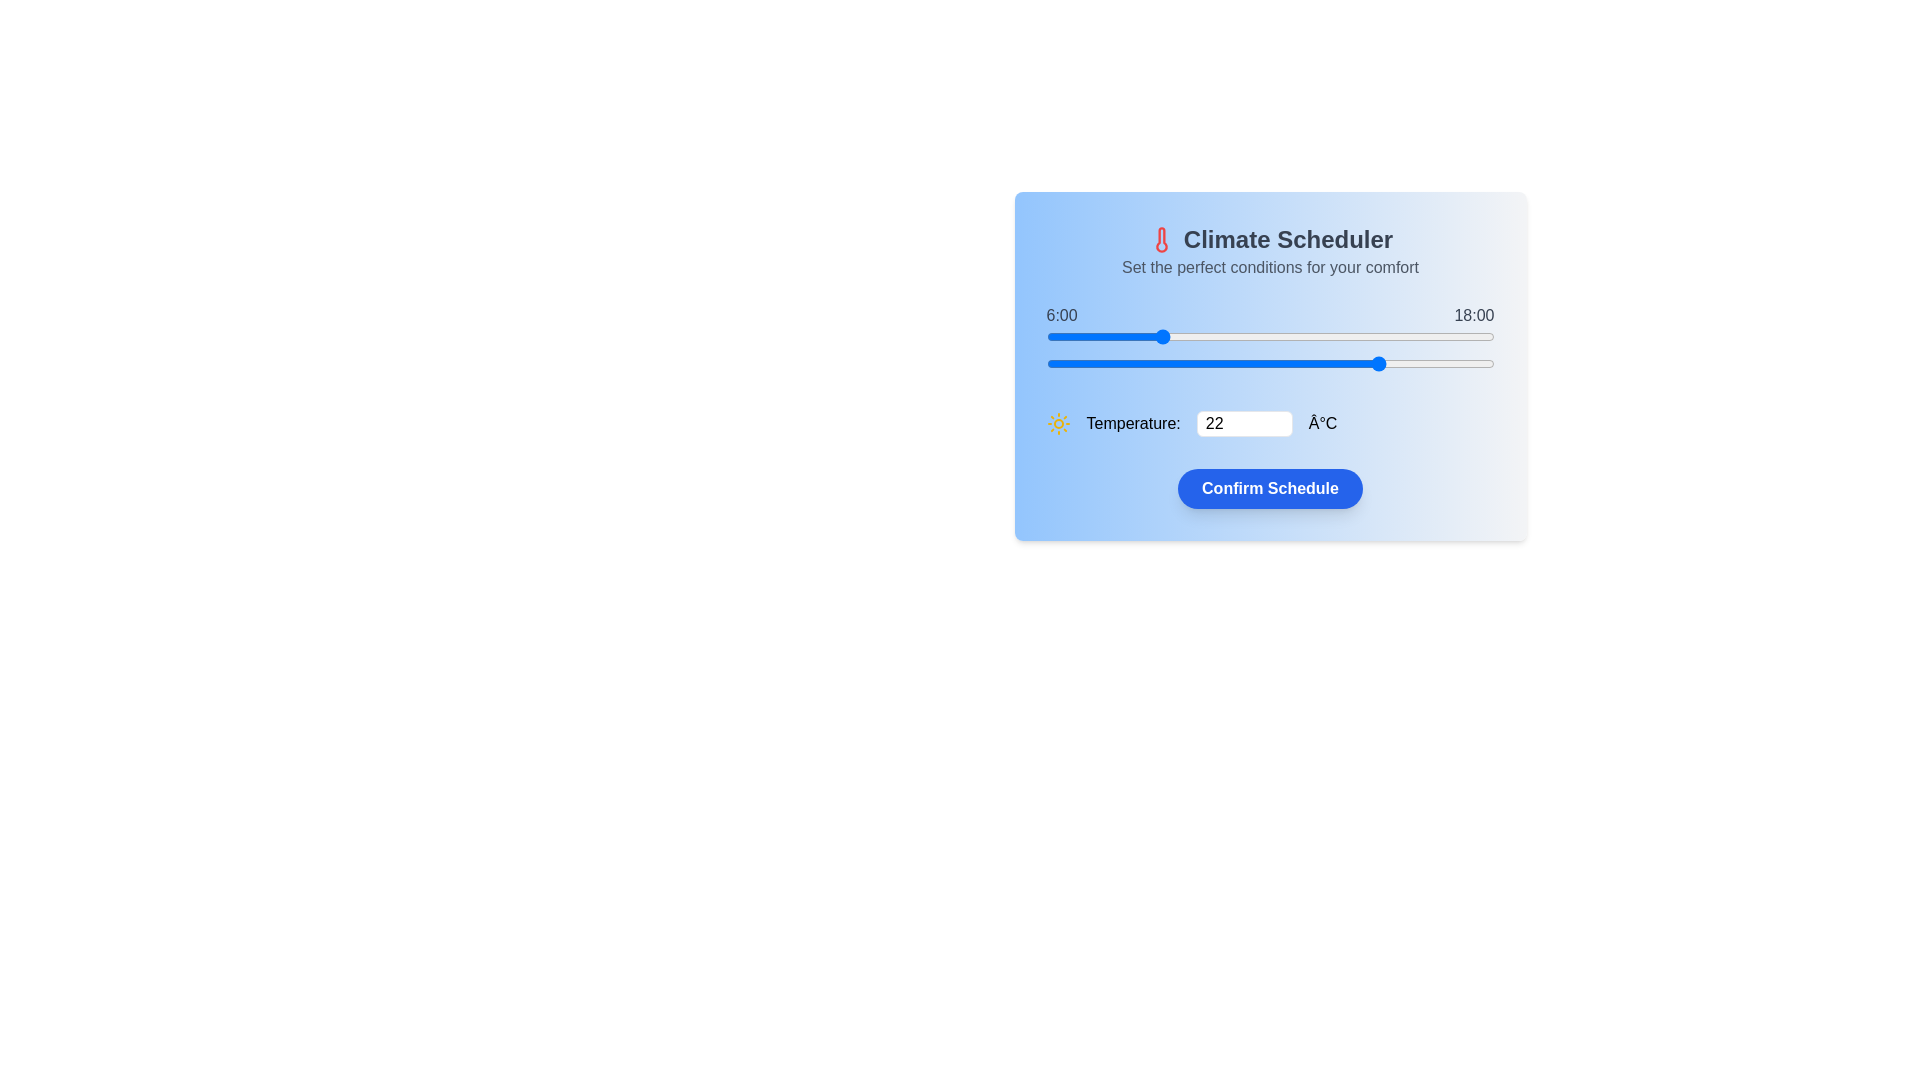 This screenshot has width=1920, height=1080. Describe the element at coordinates (1326, 335) in the screenshot. I see `the time on the slider` at that location.